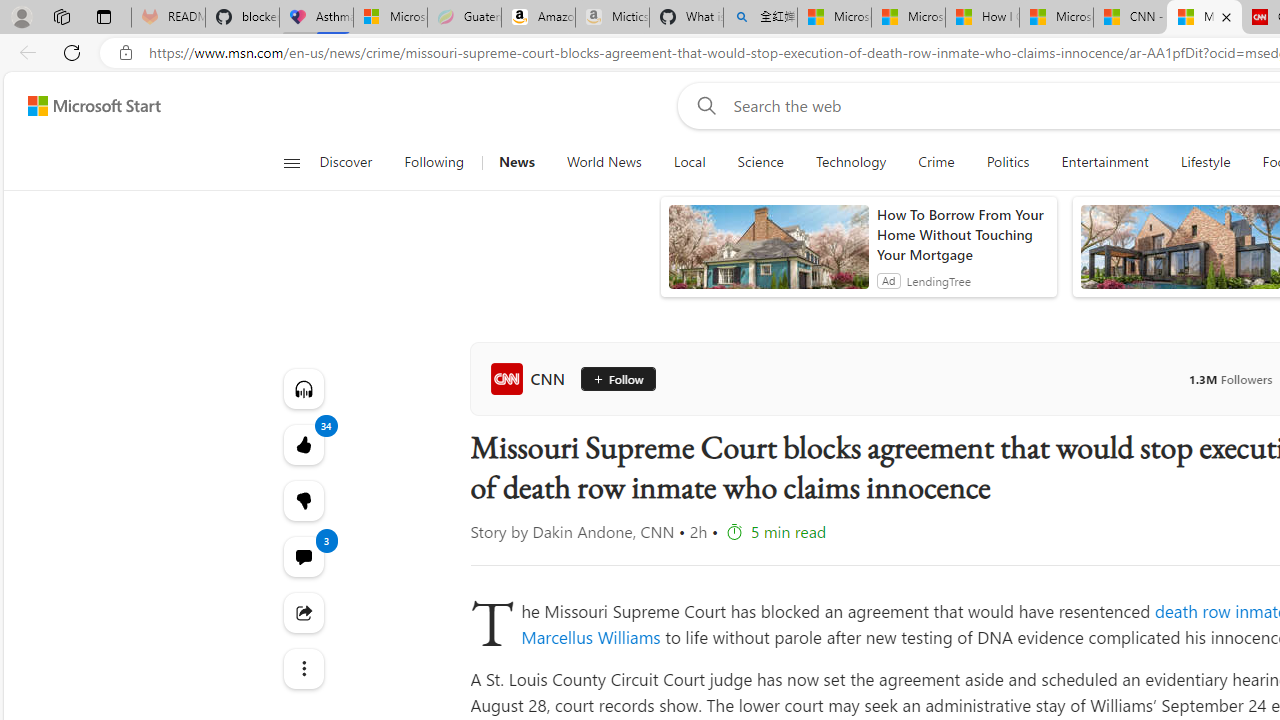 This screenshot has width=1280, height=720. I want to click on 'Crime', so click(935, 162).